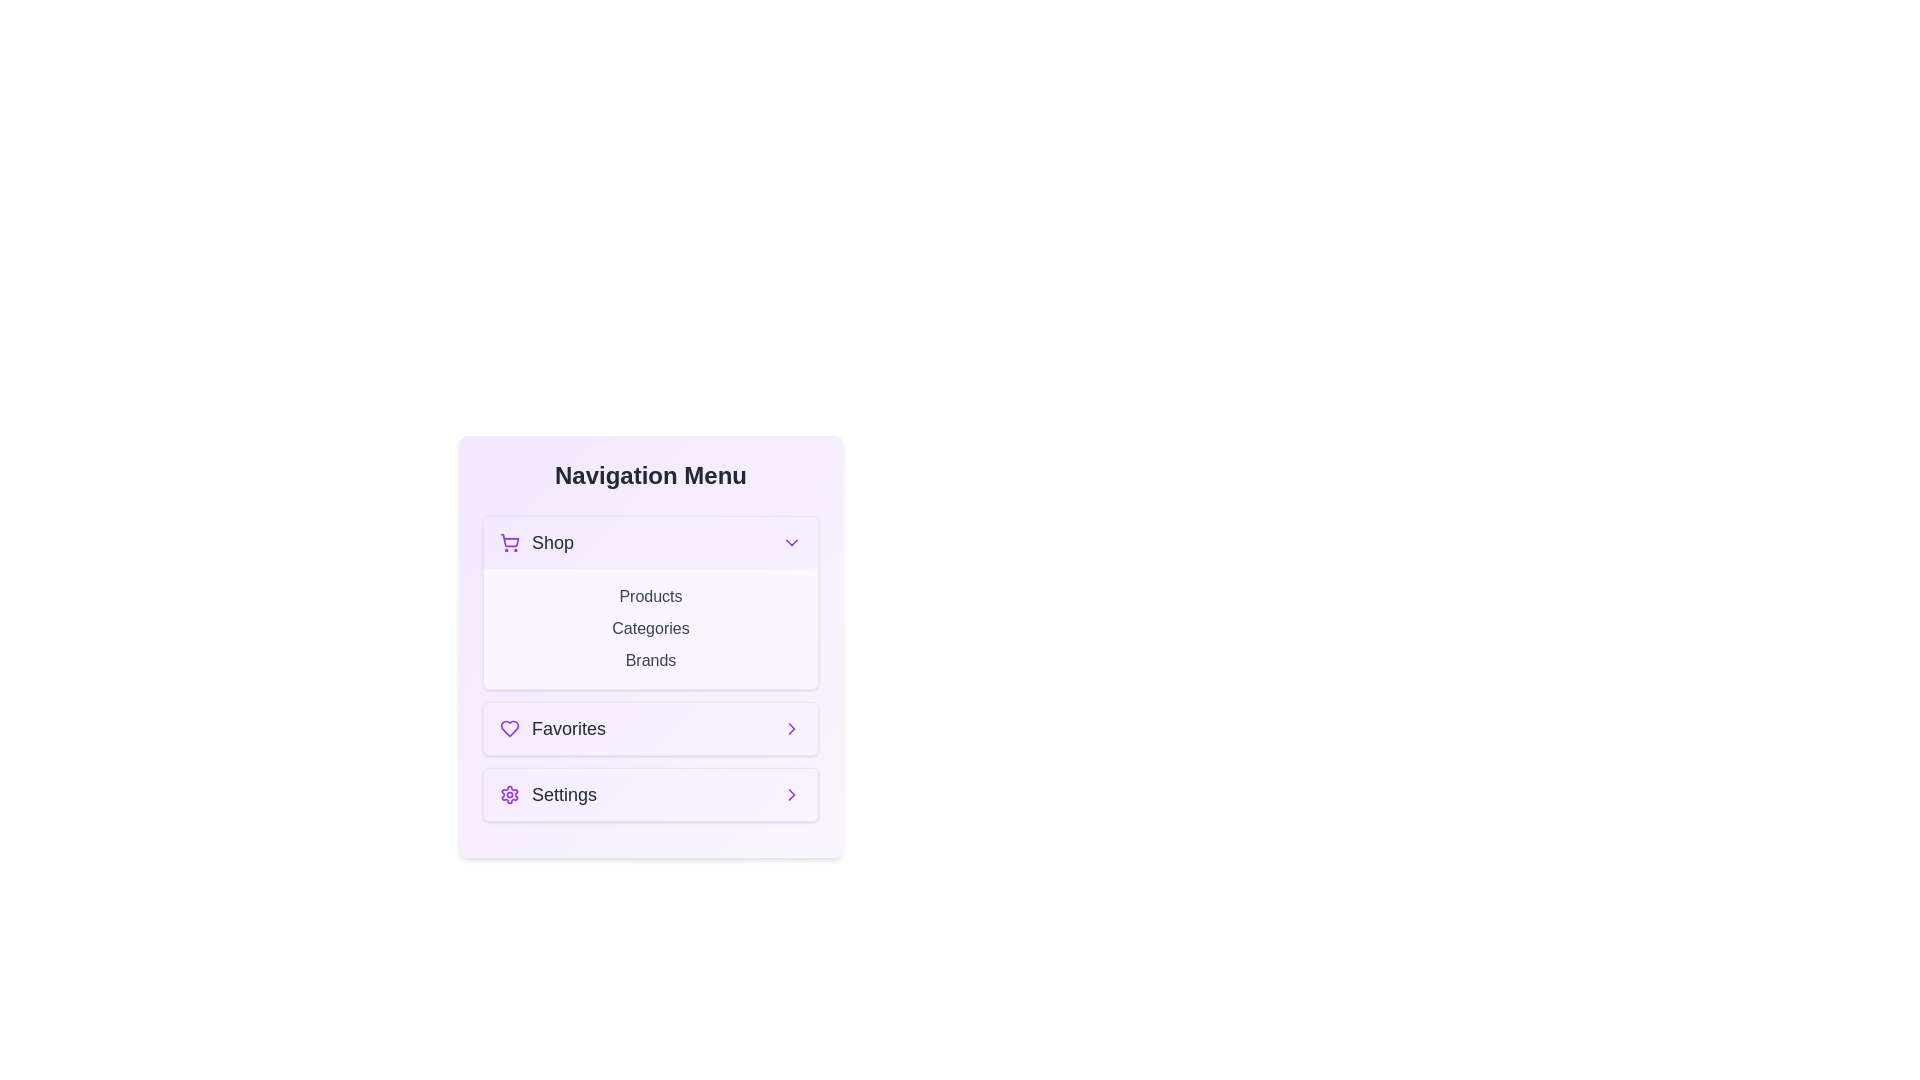 Image resolution: width=1920 pixels, height=1080 pixels. I want to click on the purple downward-facing chevron icon located to the right of the 'Shop' button in the navigation menu, so click(791, 543).